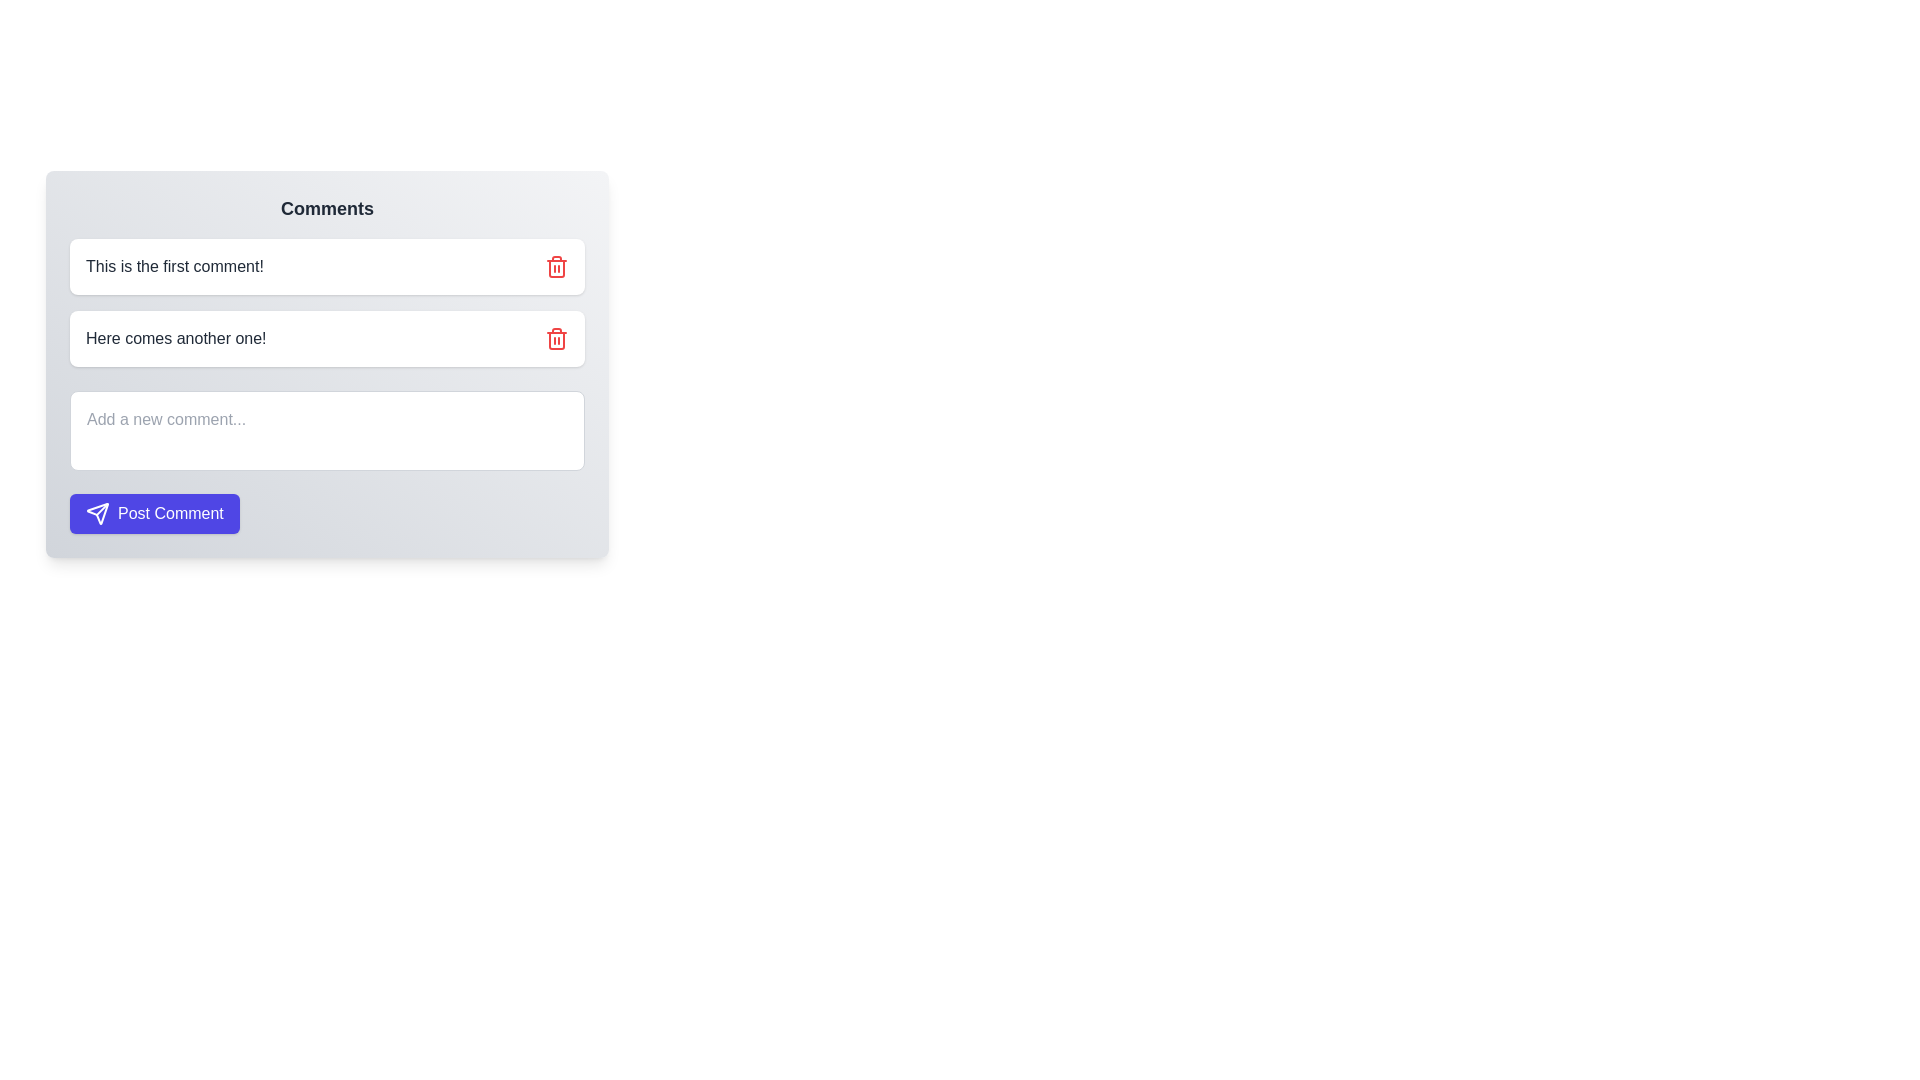 This screenshot has width=1920, height=1080. What do you see at coordinates (327, 462) in the screenshot?
I see `the text input field for adding a new comment, which is styled with a light background and has the placeholder text 'Add a new comment...'. This input field is located at the bottom of the comment section, directly below existing comments` at bounding box center [327, 462].